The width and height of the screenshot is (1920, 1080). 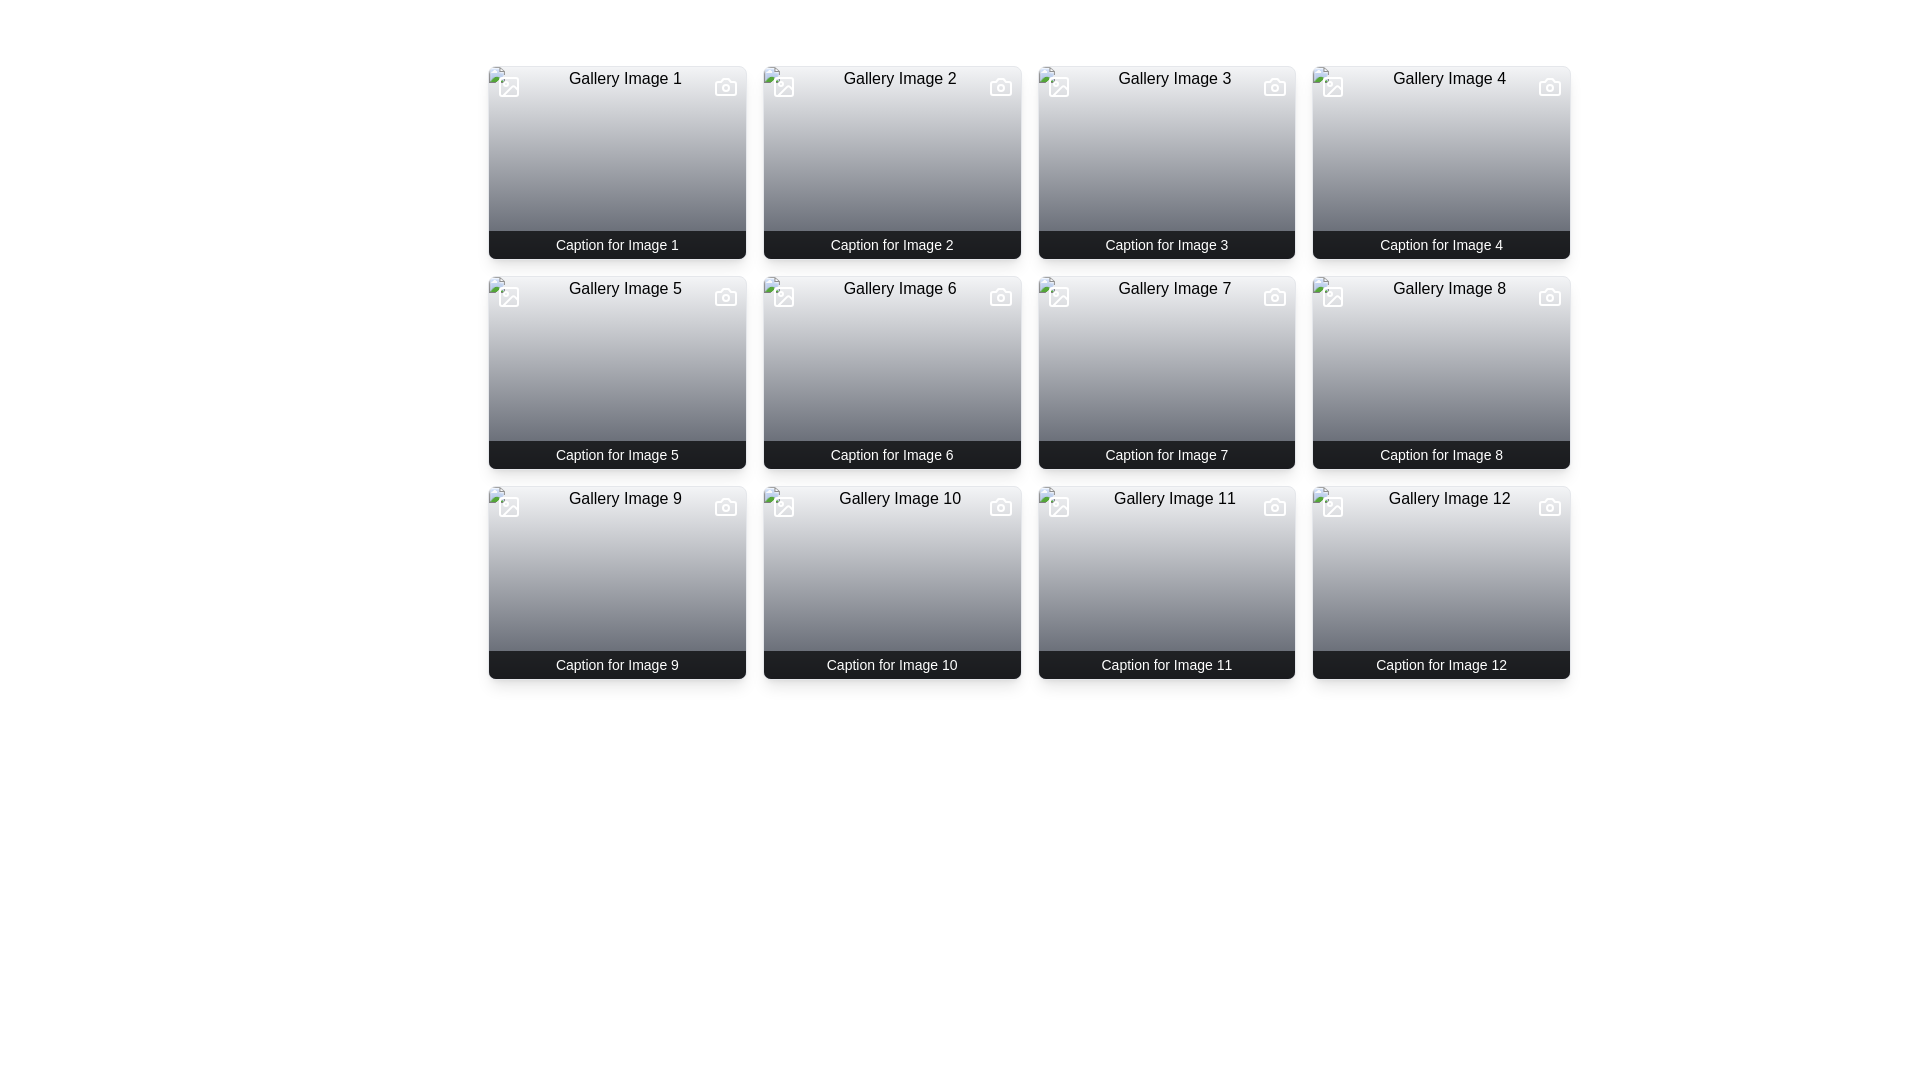 What do you see at coordinates (508, 297) in the screenshot?
I see `the small icon resembling an image outline located` at bounding box center [508, 297].